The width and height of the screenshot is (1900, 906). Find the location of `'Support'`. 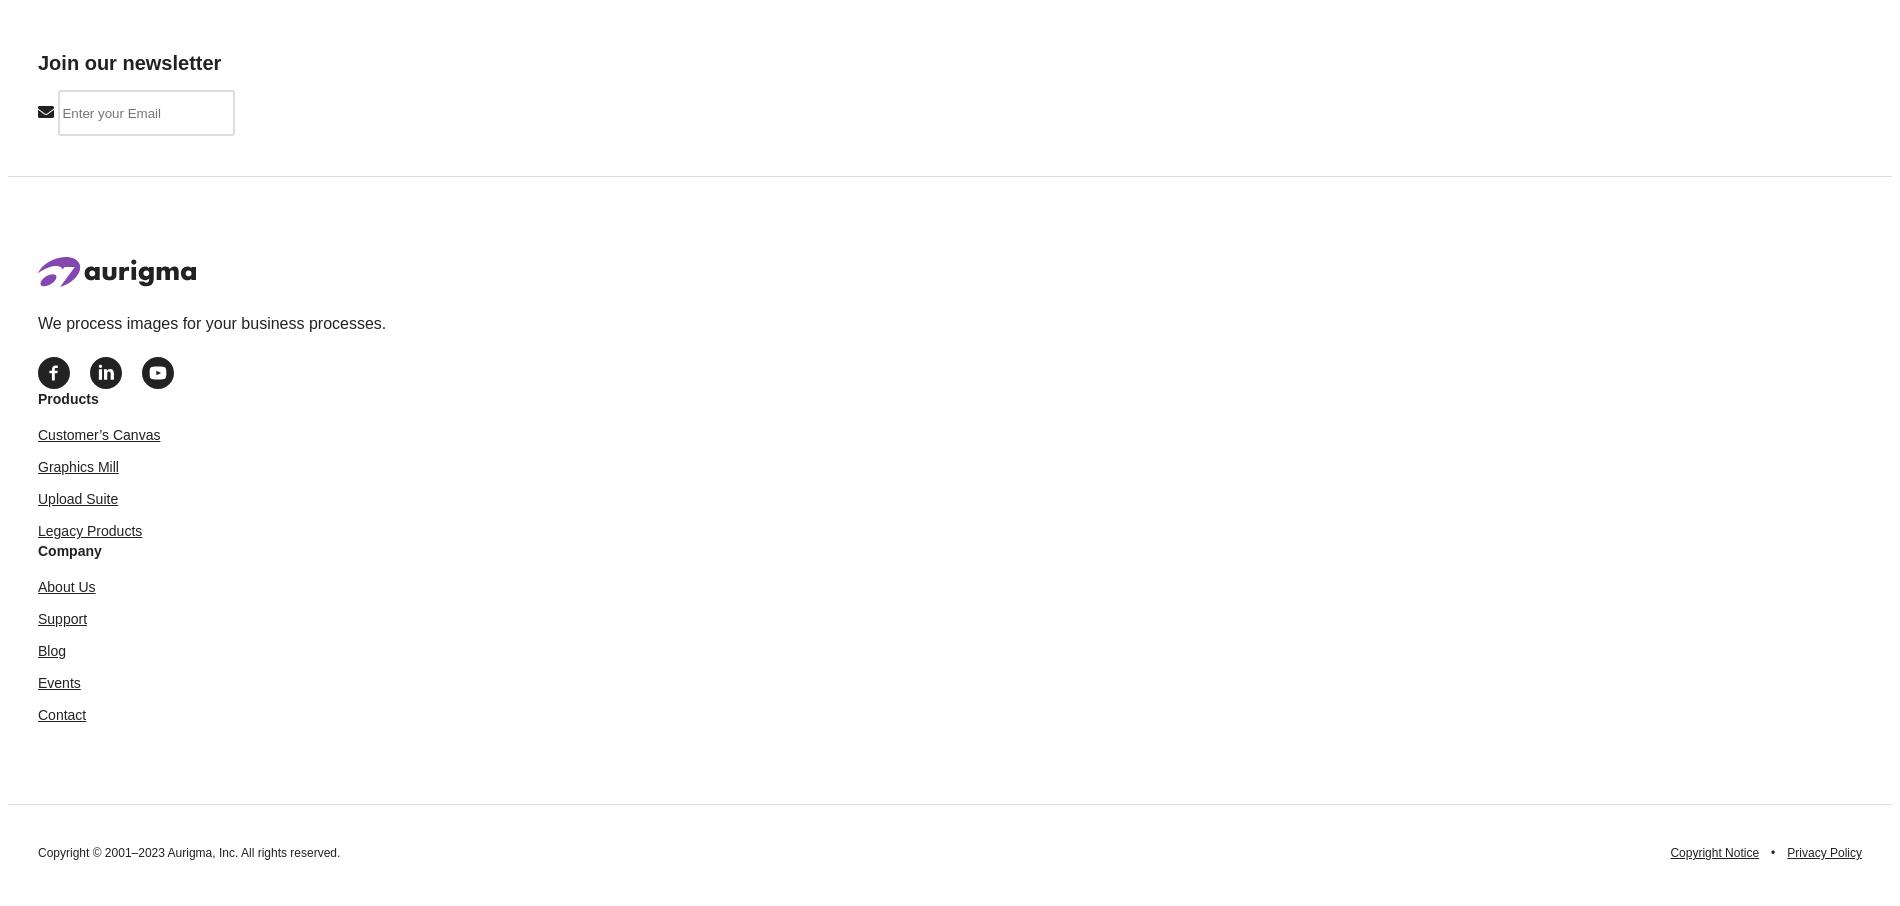

'Support' is located at coordinates (62, 618).